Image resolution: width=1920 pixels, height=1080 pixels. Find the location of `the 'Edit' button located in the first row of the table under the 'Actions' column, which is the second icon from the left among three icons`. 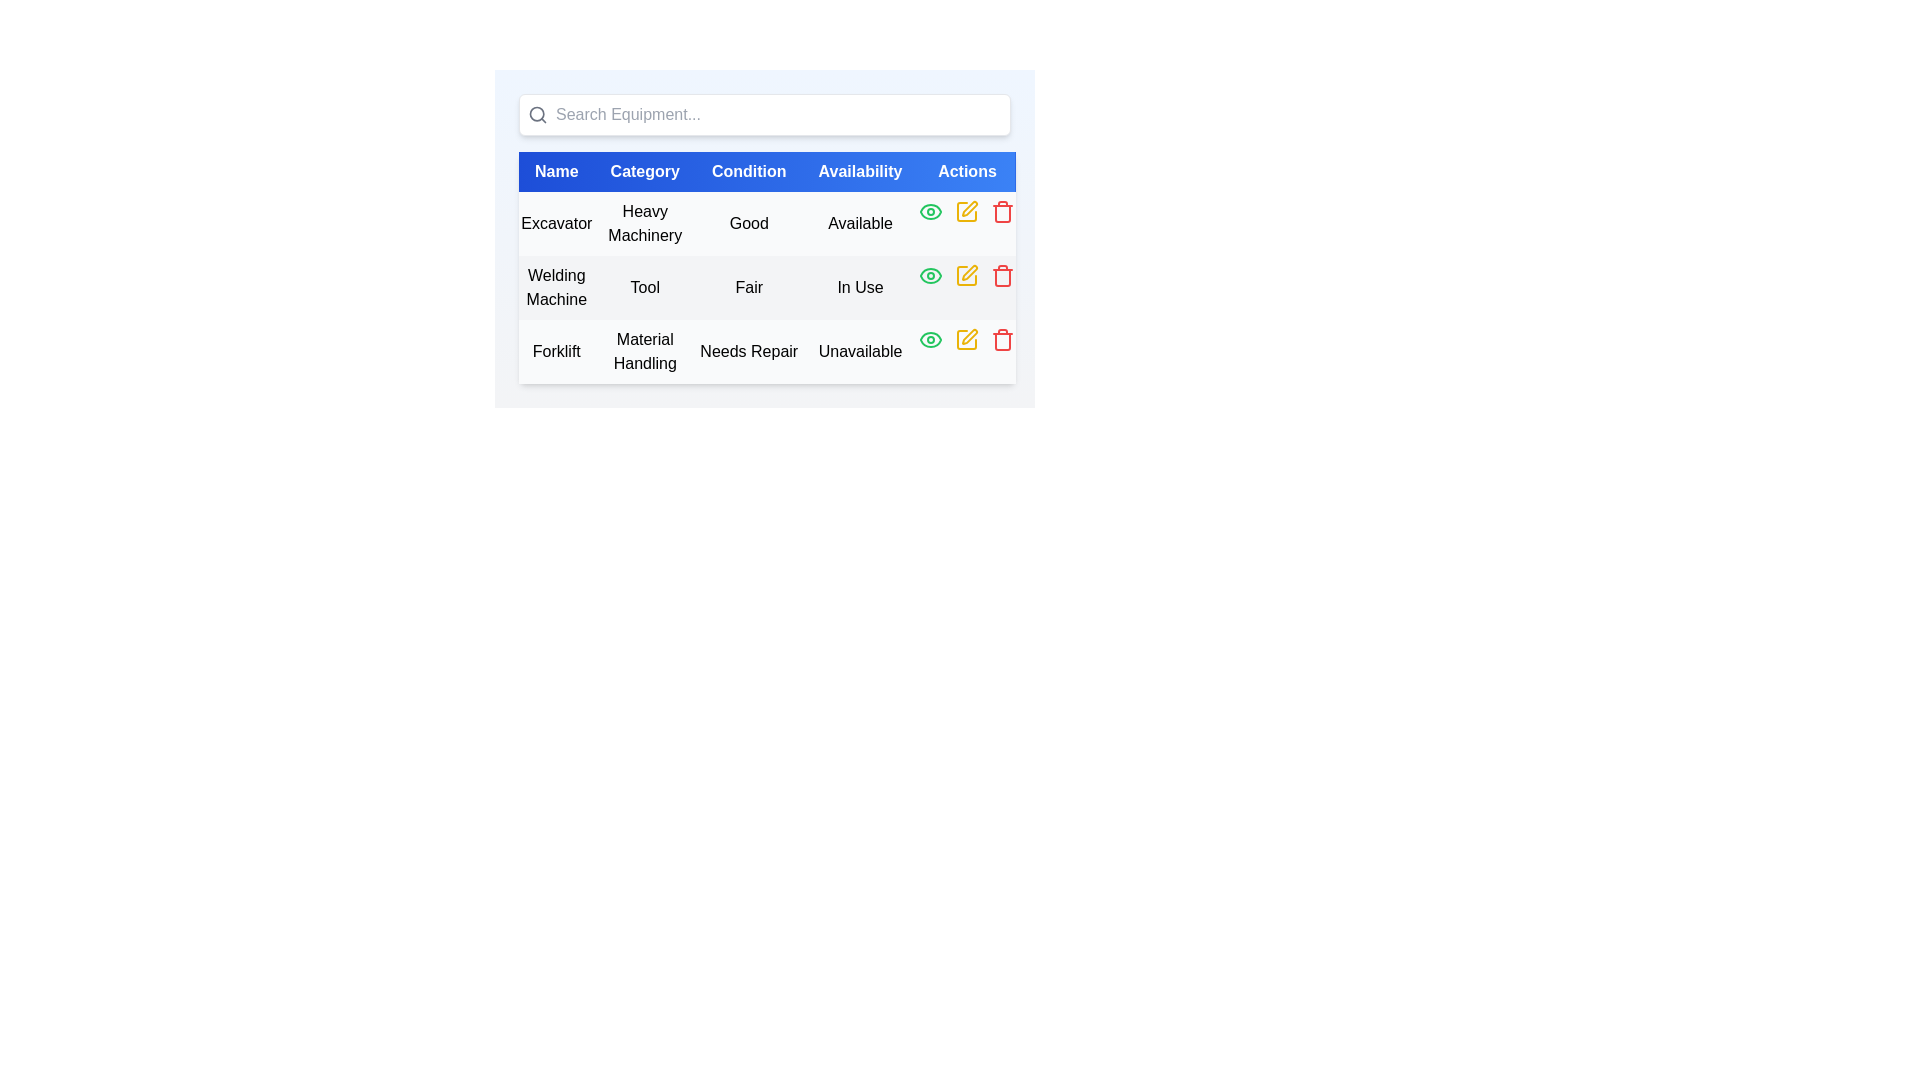

the 'Edit' button located in the first row of the table under the 'Actions' column, which is the second icon from the left among three icons is located at coordinates (967, 212).